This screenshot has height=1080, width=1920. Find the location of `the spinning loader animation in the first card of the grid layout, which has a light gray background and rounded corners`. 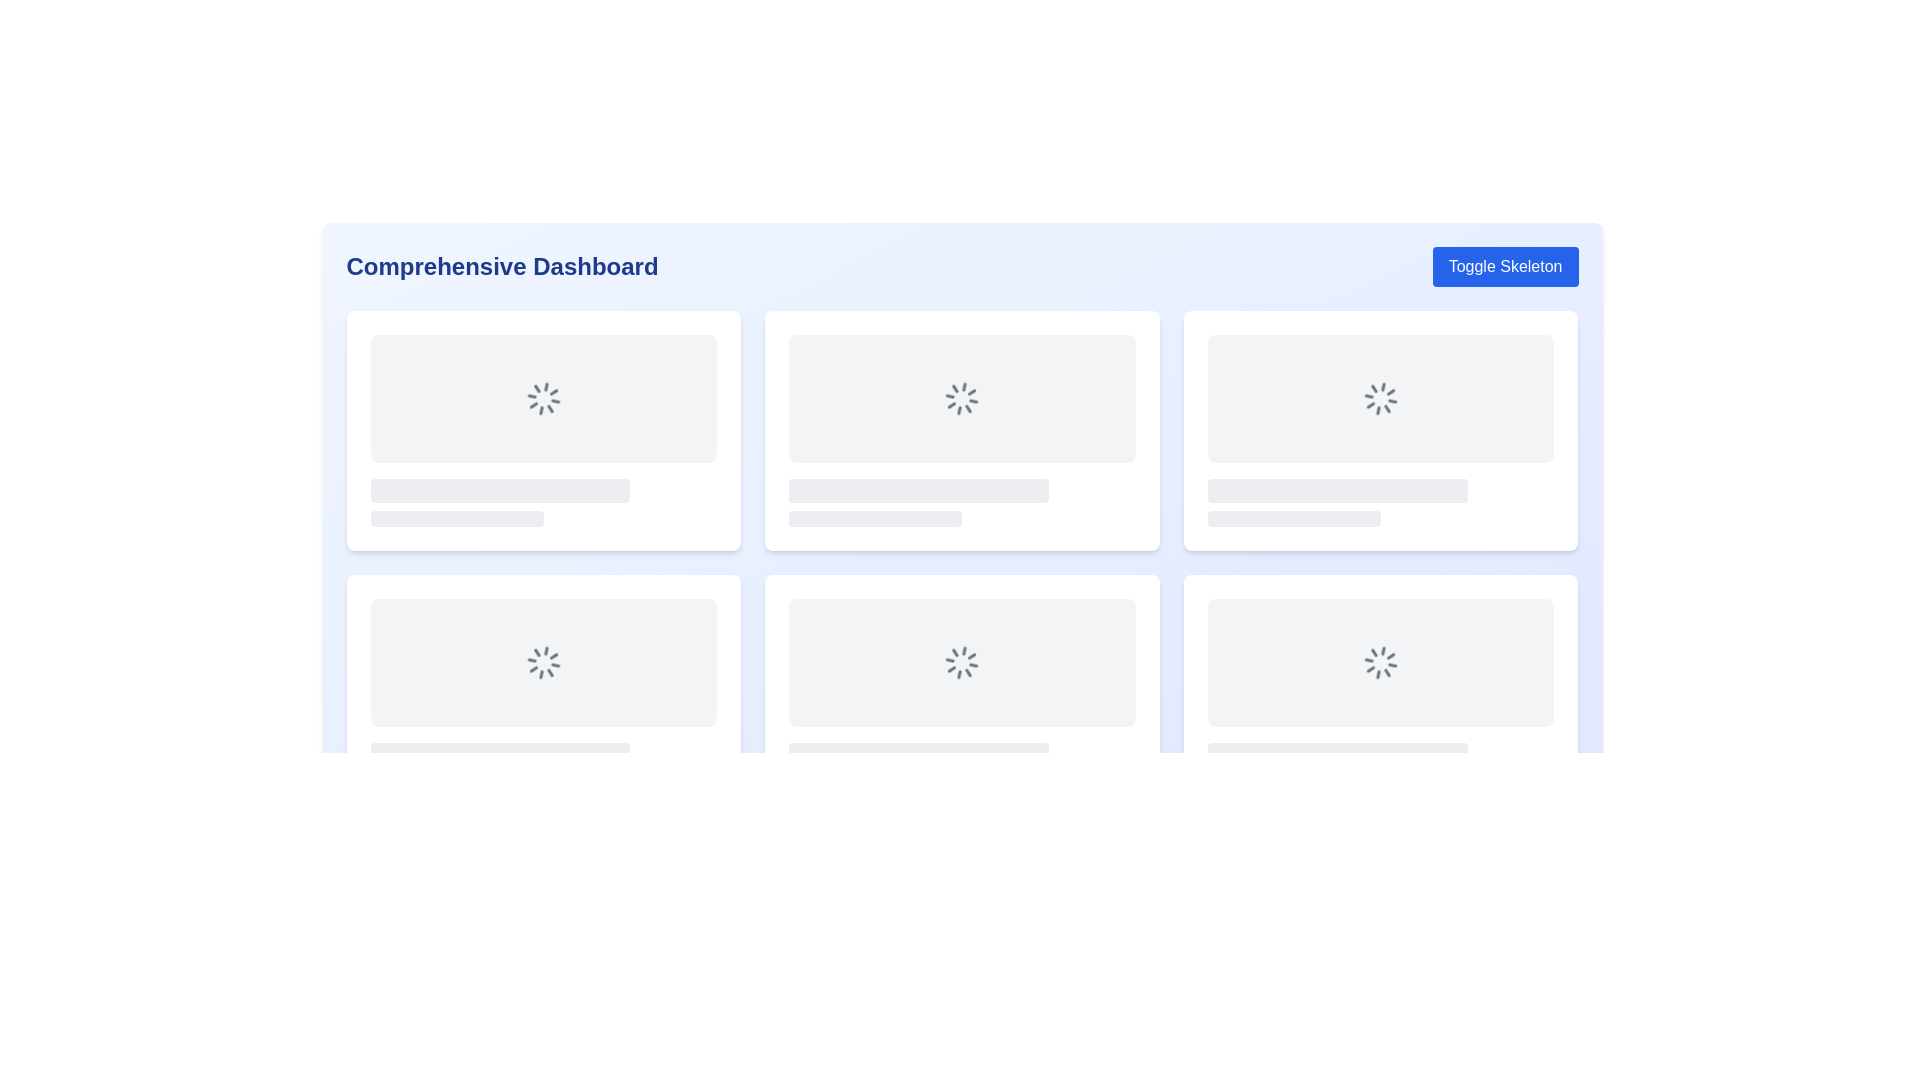

the spinning loader animation in the first card of the grid layout, which has a light gray background and rounded corners is located at coordinates (543, 398).